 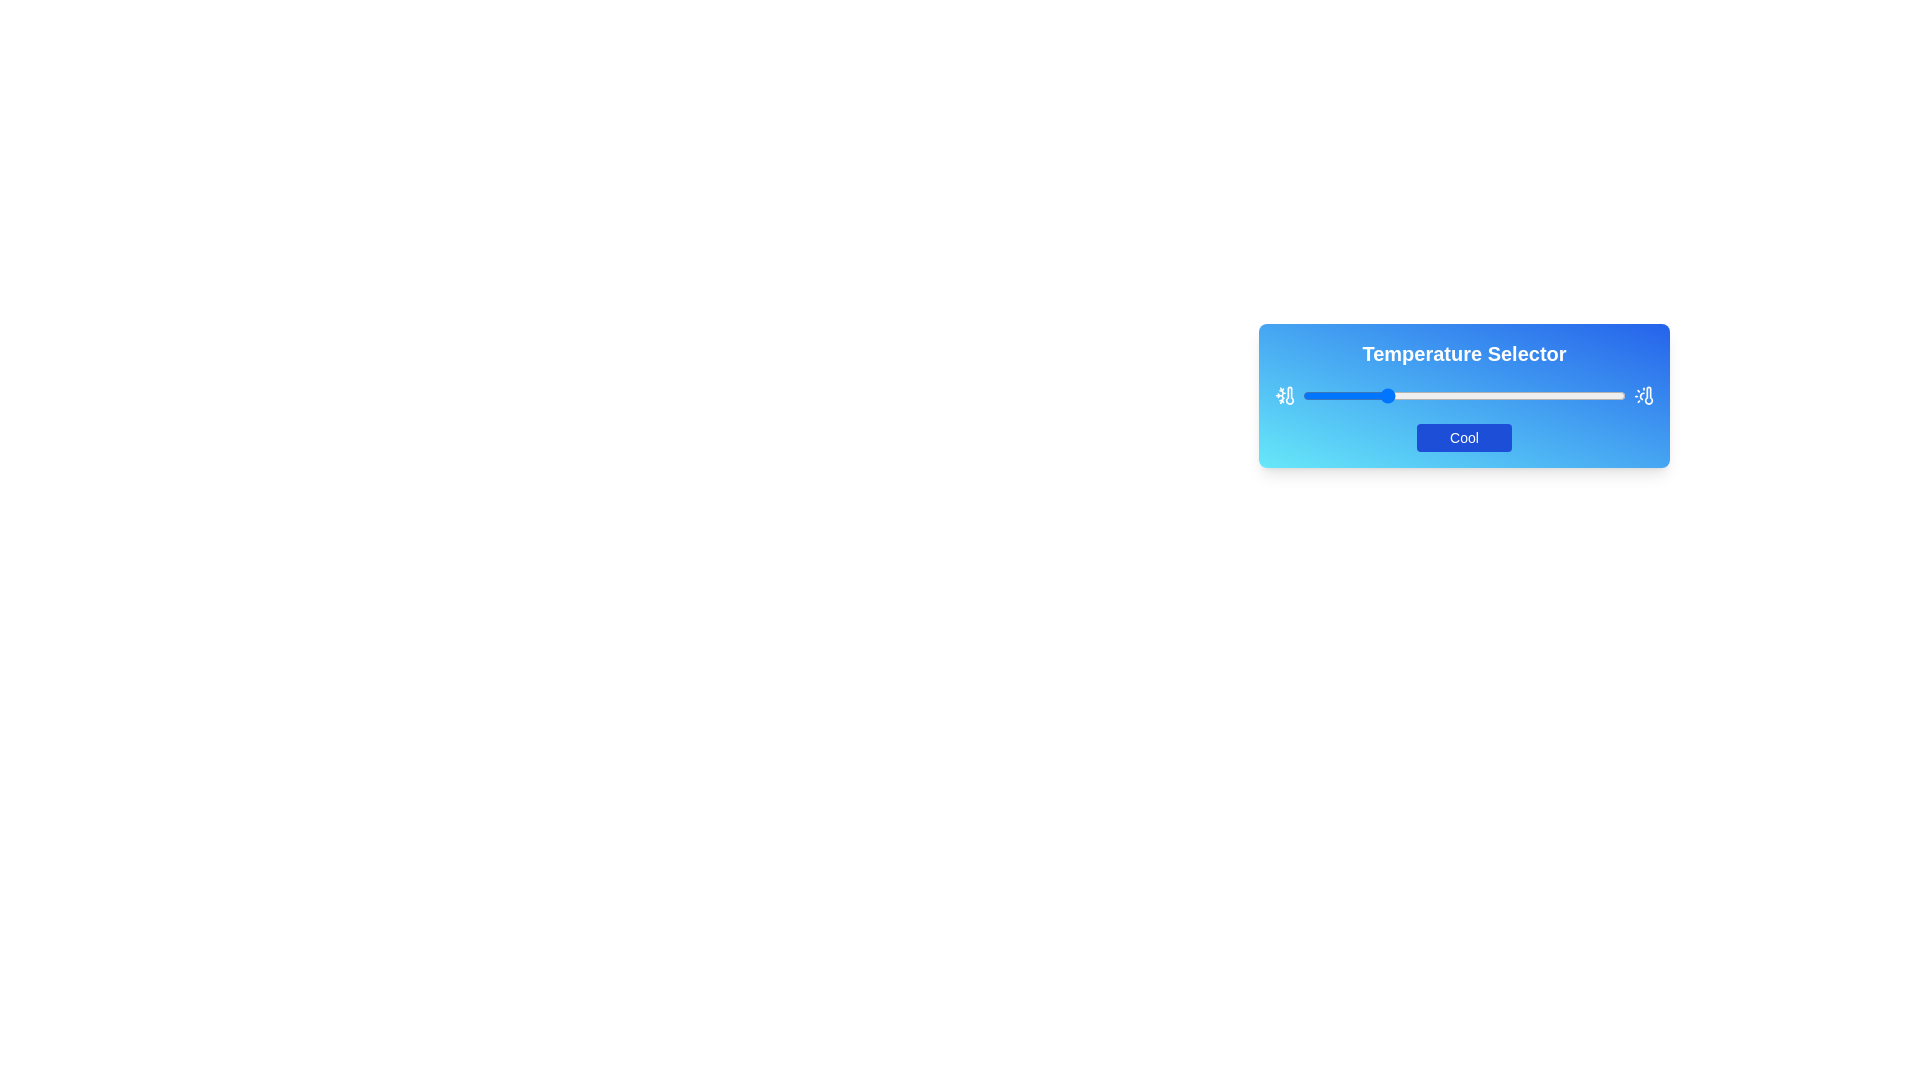 What do you see at coordinates (1373, 396) in the screenshot?
I see `the slider to set the temperature to 22` at bounding box center [1373, 396].